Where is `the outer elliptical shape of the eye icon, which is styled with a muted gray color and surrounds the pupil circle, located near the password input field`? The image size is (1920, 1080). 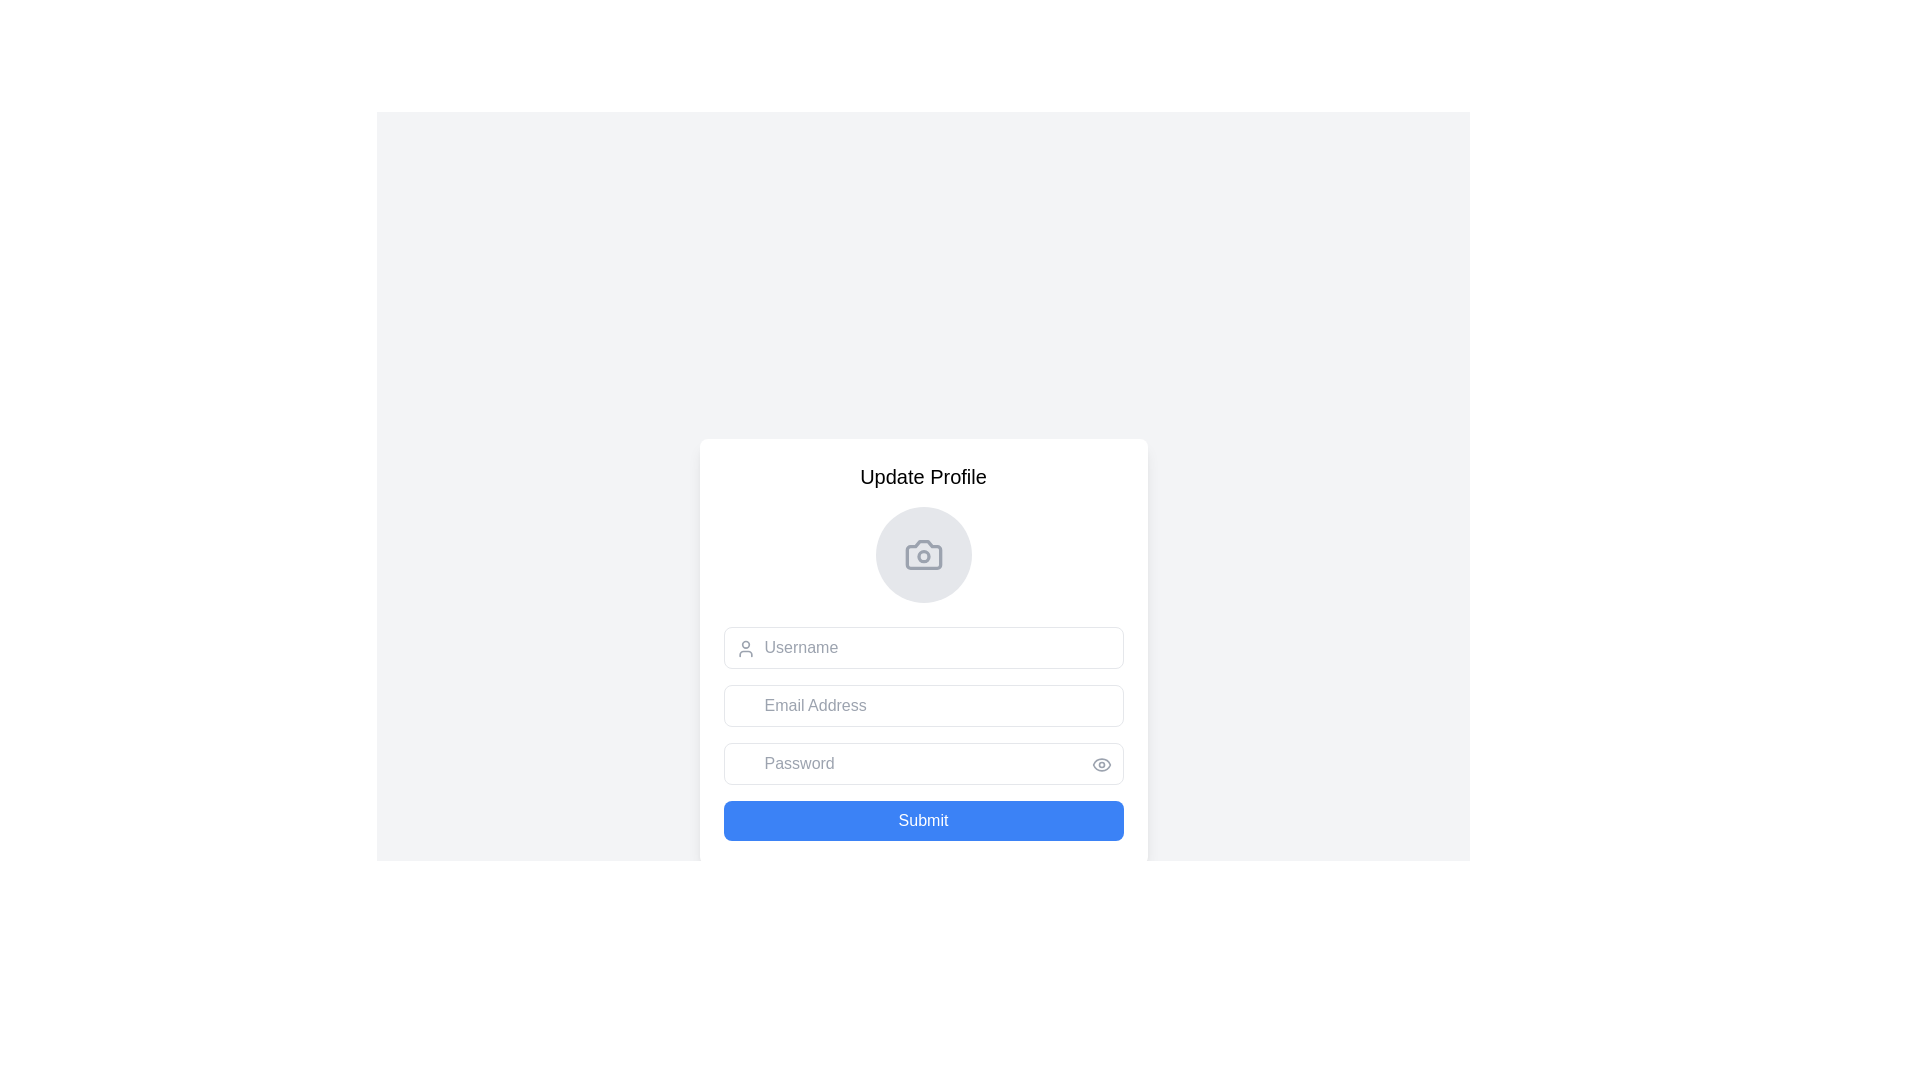
the outer elliptical shape of the eye icon, which is styled with a muted gray color and surrounds the pupil circle, located near the password input field is located at coordinates (1100, 764).